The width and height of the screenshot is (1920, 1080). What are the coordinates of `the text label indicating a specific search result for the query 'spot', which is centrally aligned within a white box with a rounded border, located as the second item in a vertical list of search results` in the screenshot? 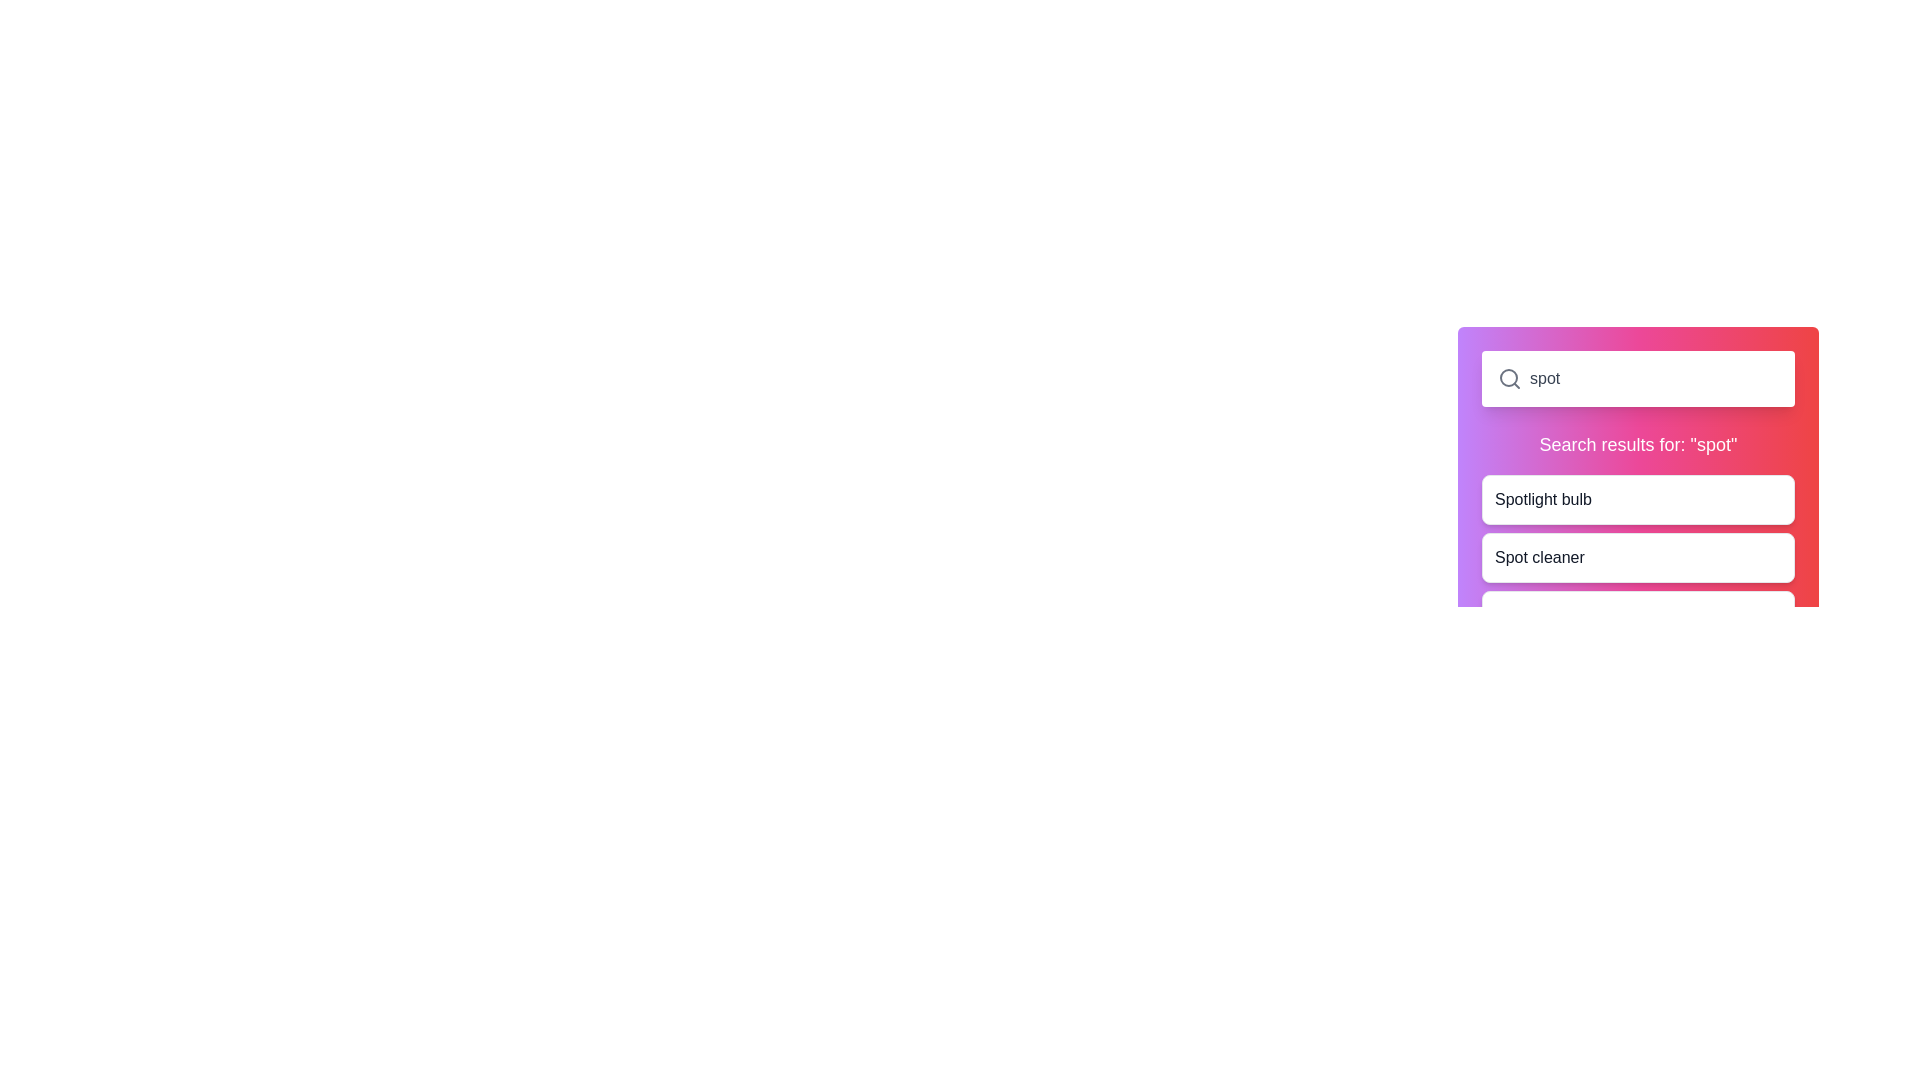 It's located at (1538, 558).